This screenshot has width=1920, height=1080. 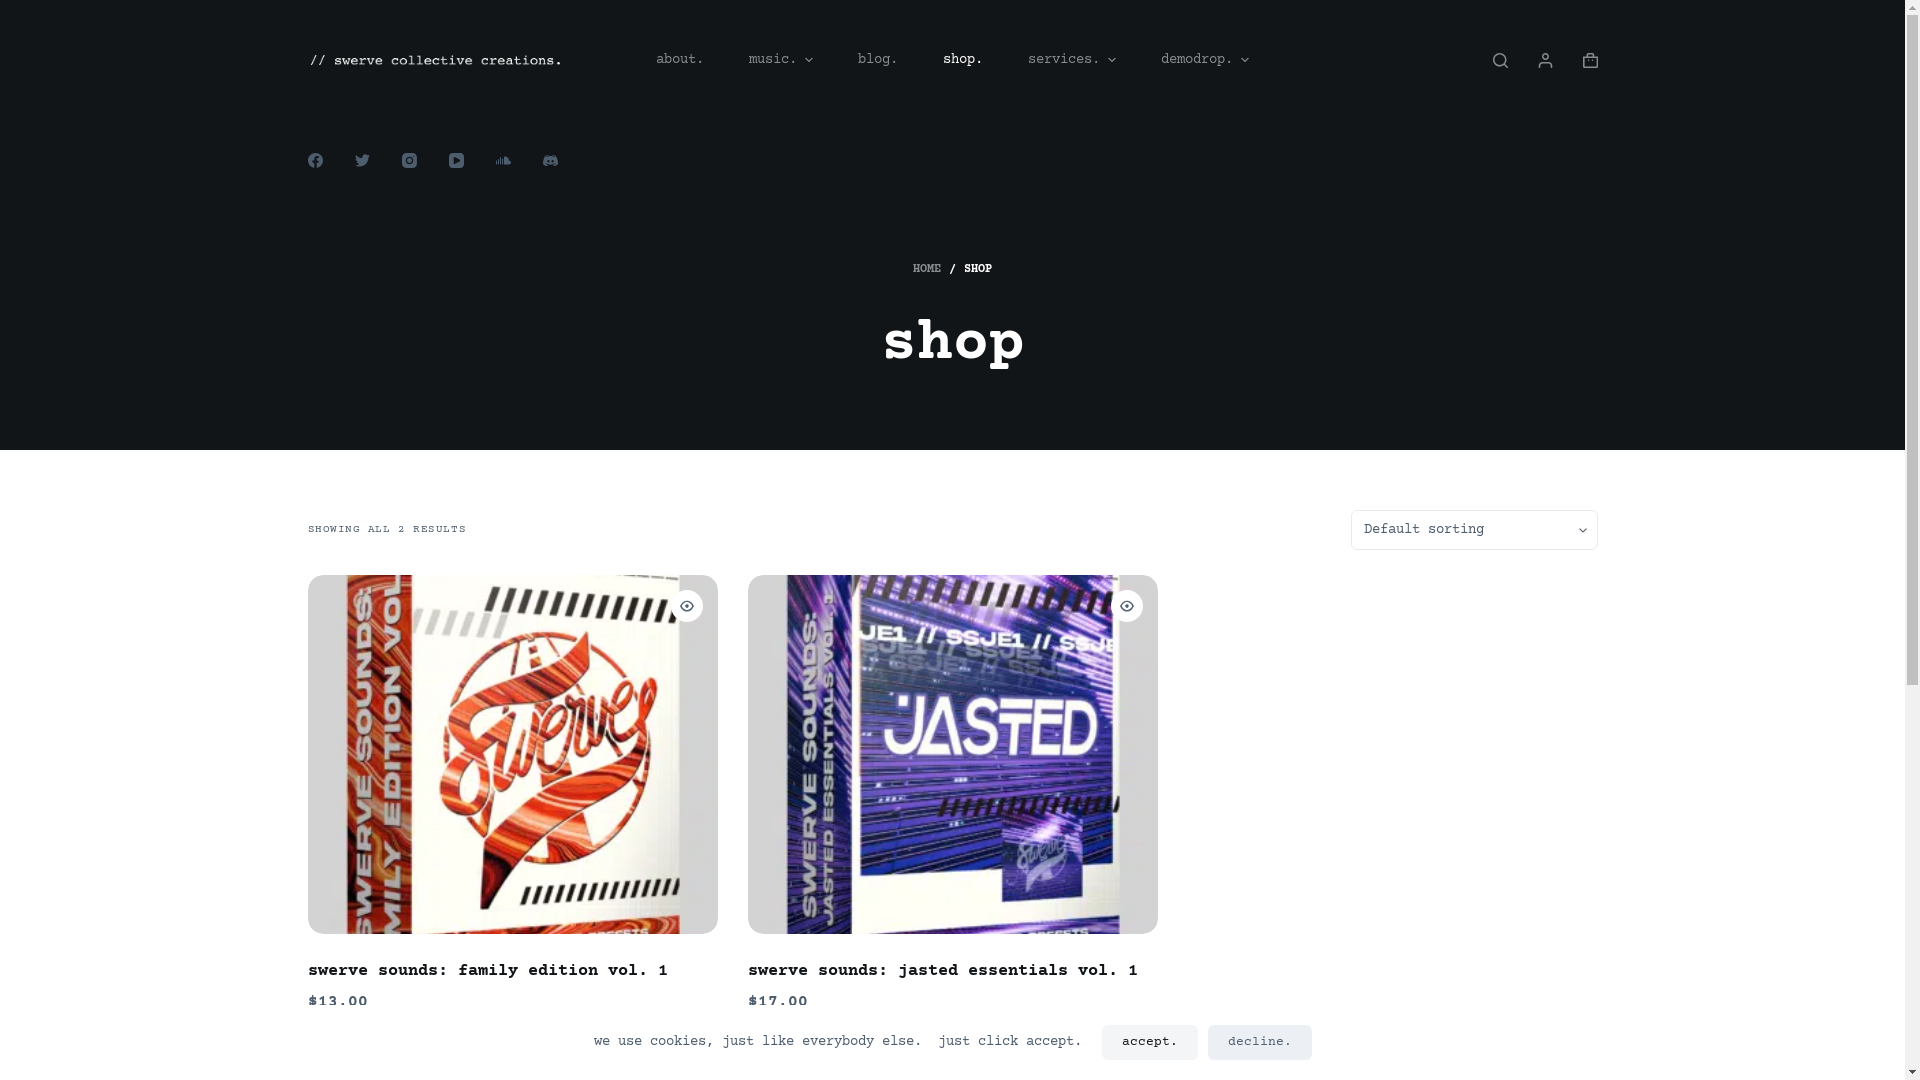 I want to click on 'HOME', so click(x=925, y=270).